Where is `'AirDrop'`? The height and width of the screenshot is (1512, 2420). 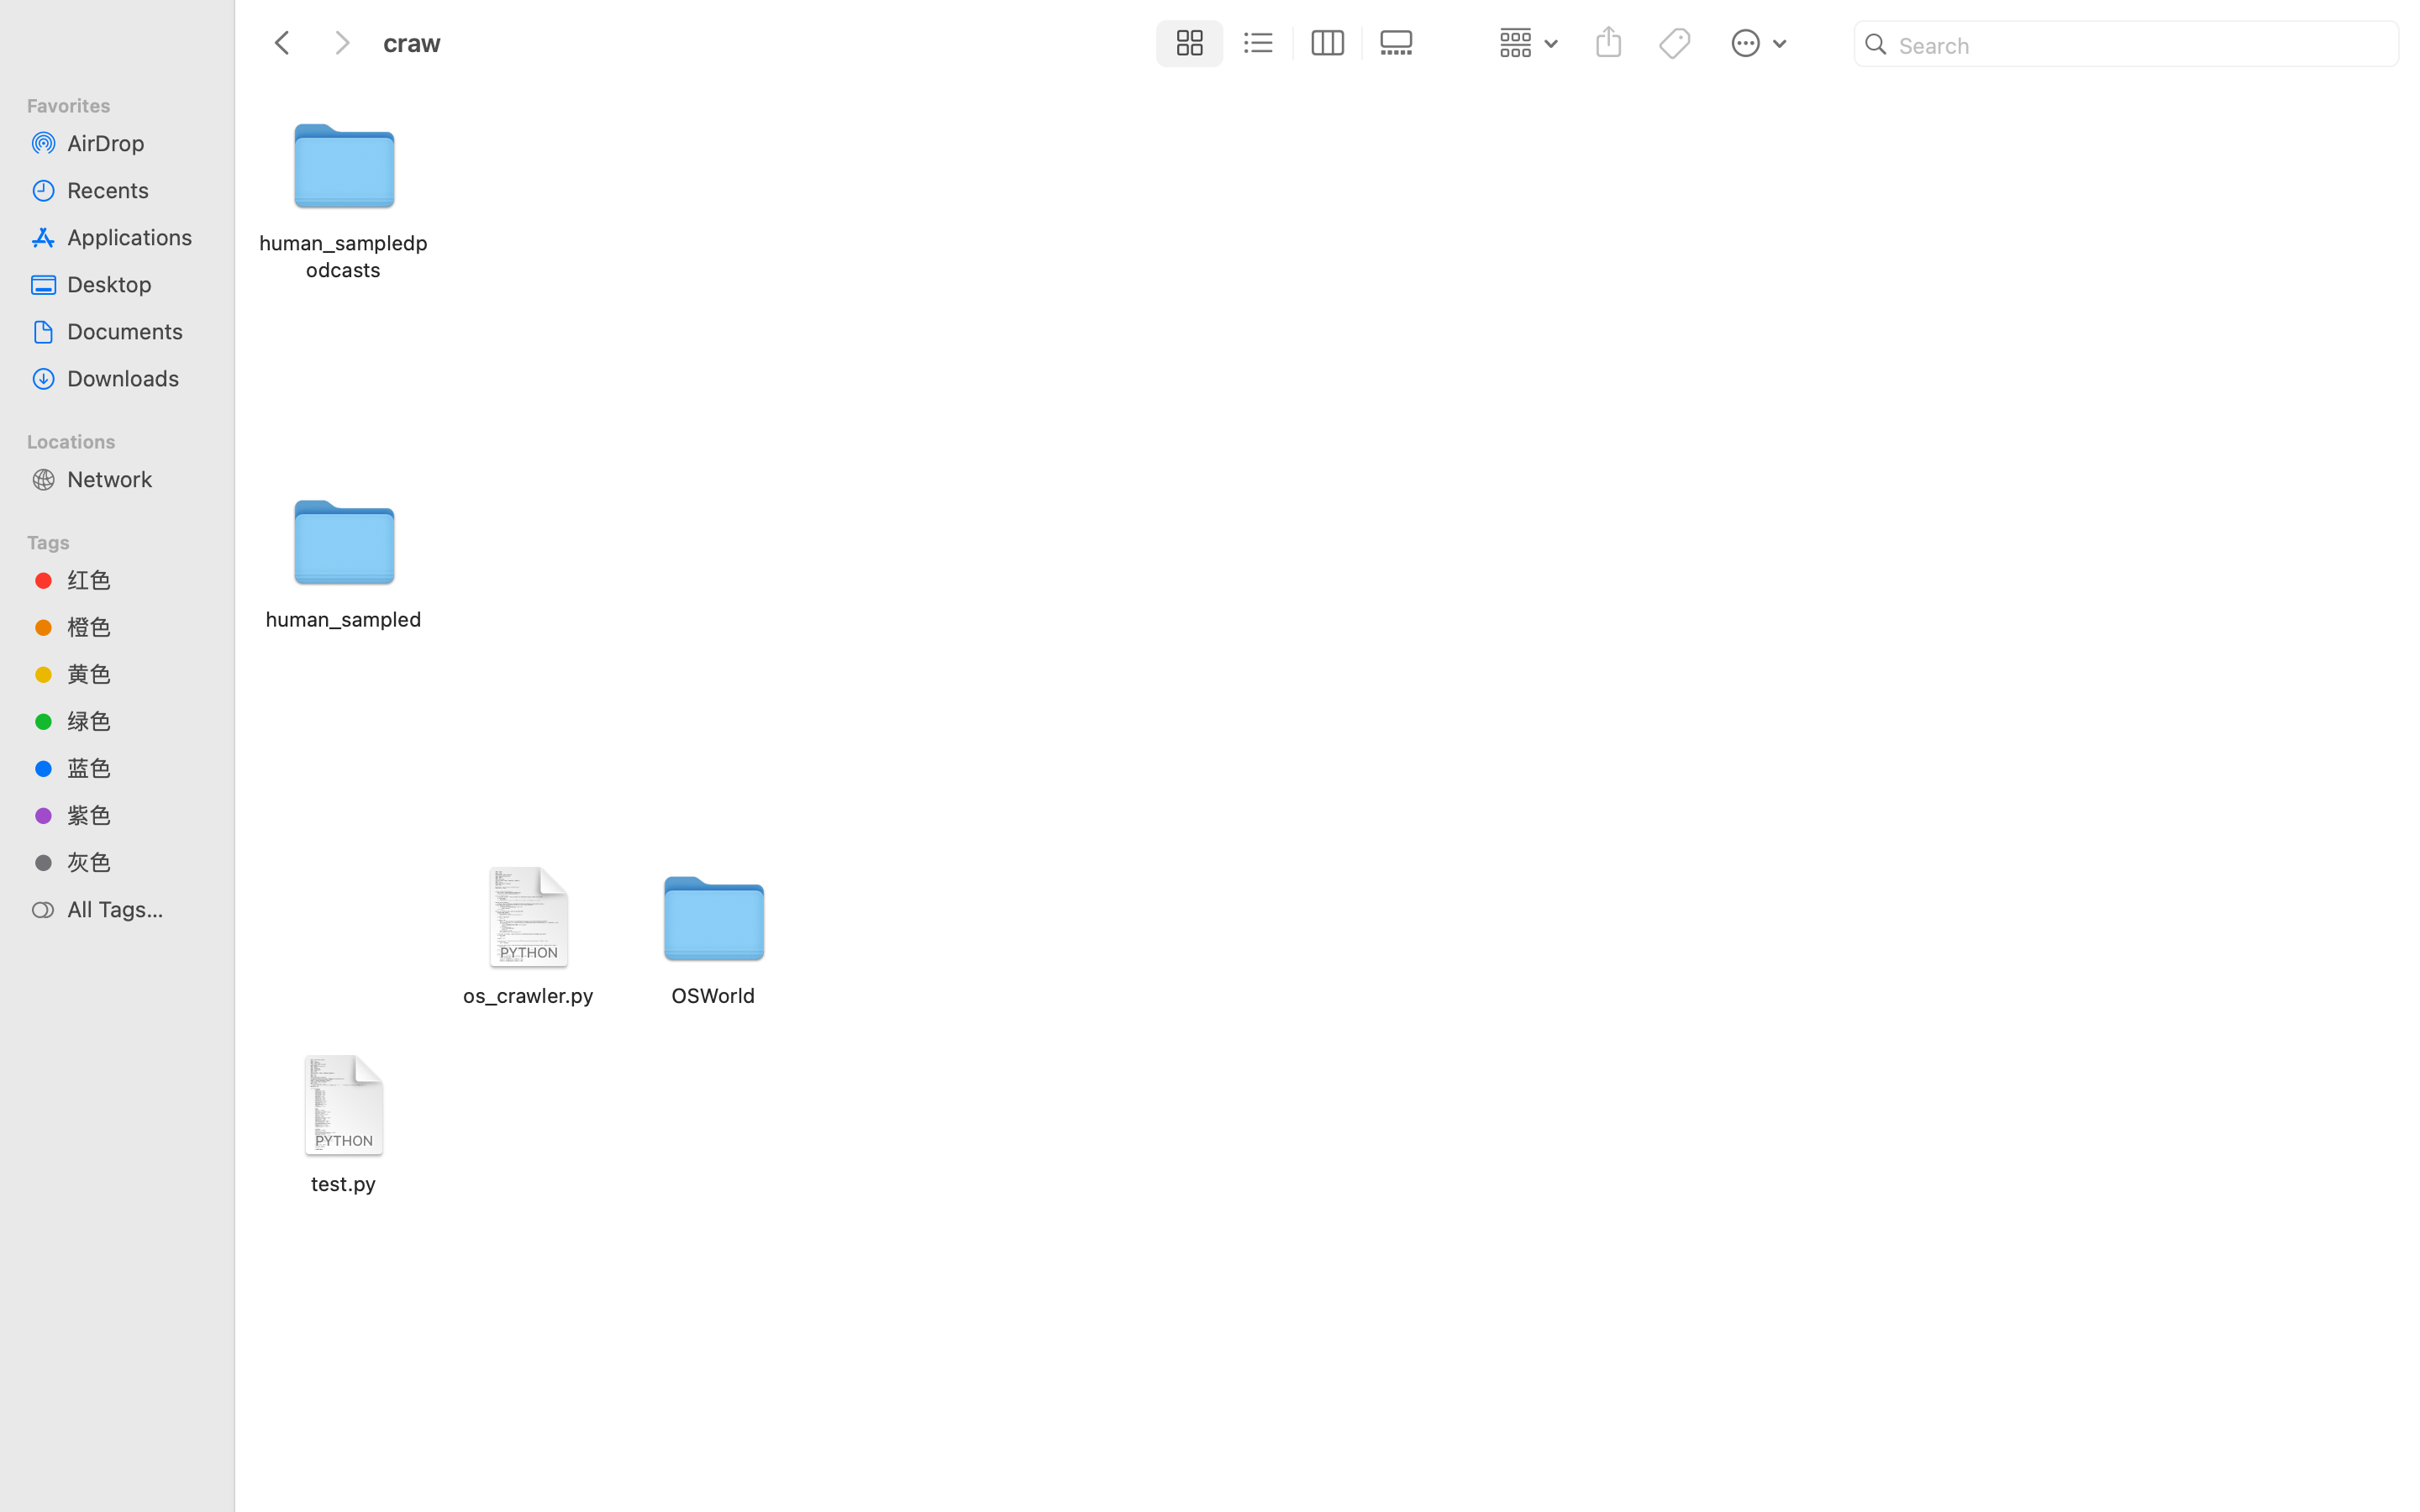
'AirDrop' is located at coordinates (134, 141).